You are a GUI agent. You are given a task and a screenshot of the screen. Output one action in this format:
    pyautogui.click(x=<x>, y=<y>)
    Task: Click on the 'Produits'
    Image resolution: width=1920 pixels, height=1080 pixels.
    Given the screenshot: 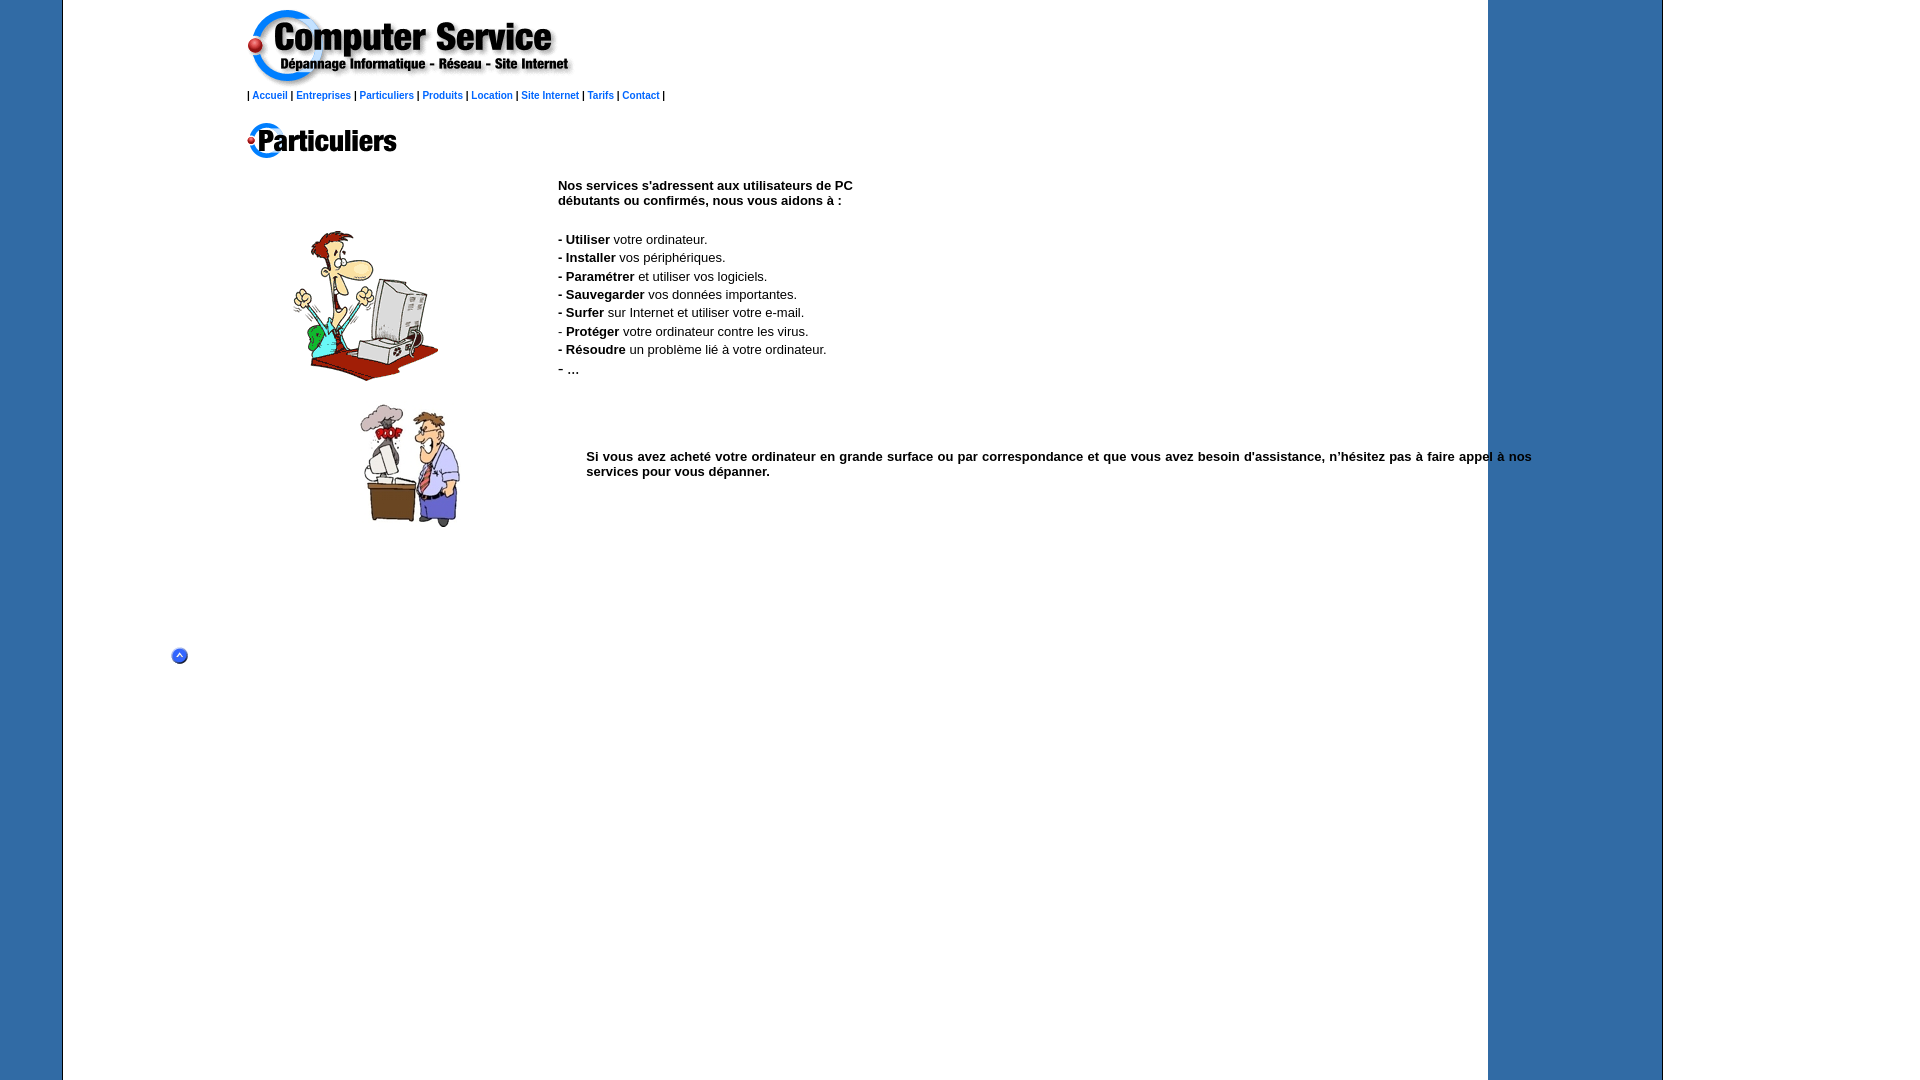 What is the action you would take?
    pyautogui.click(x=441, y=95)
    